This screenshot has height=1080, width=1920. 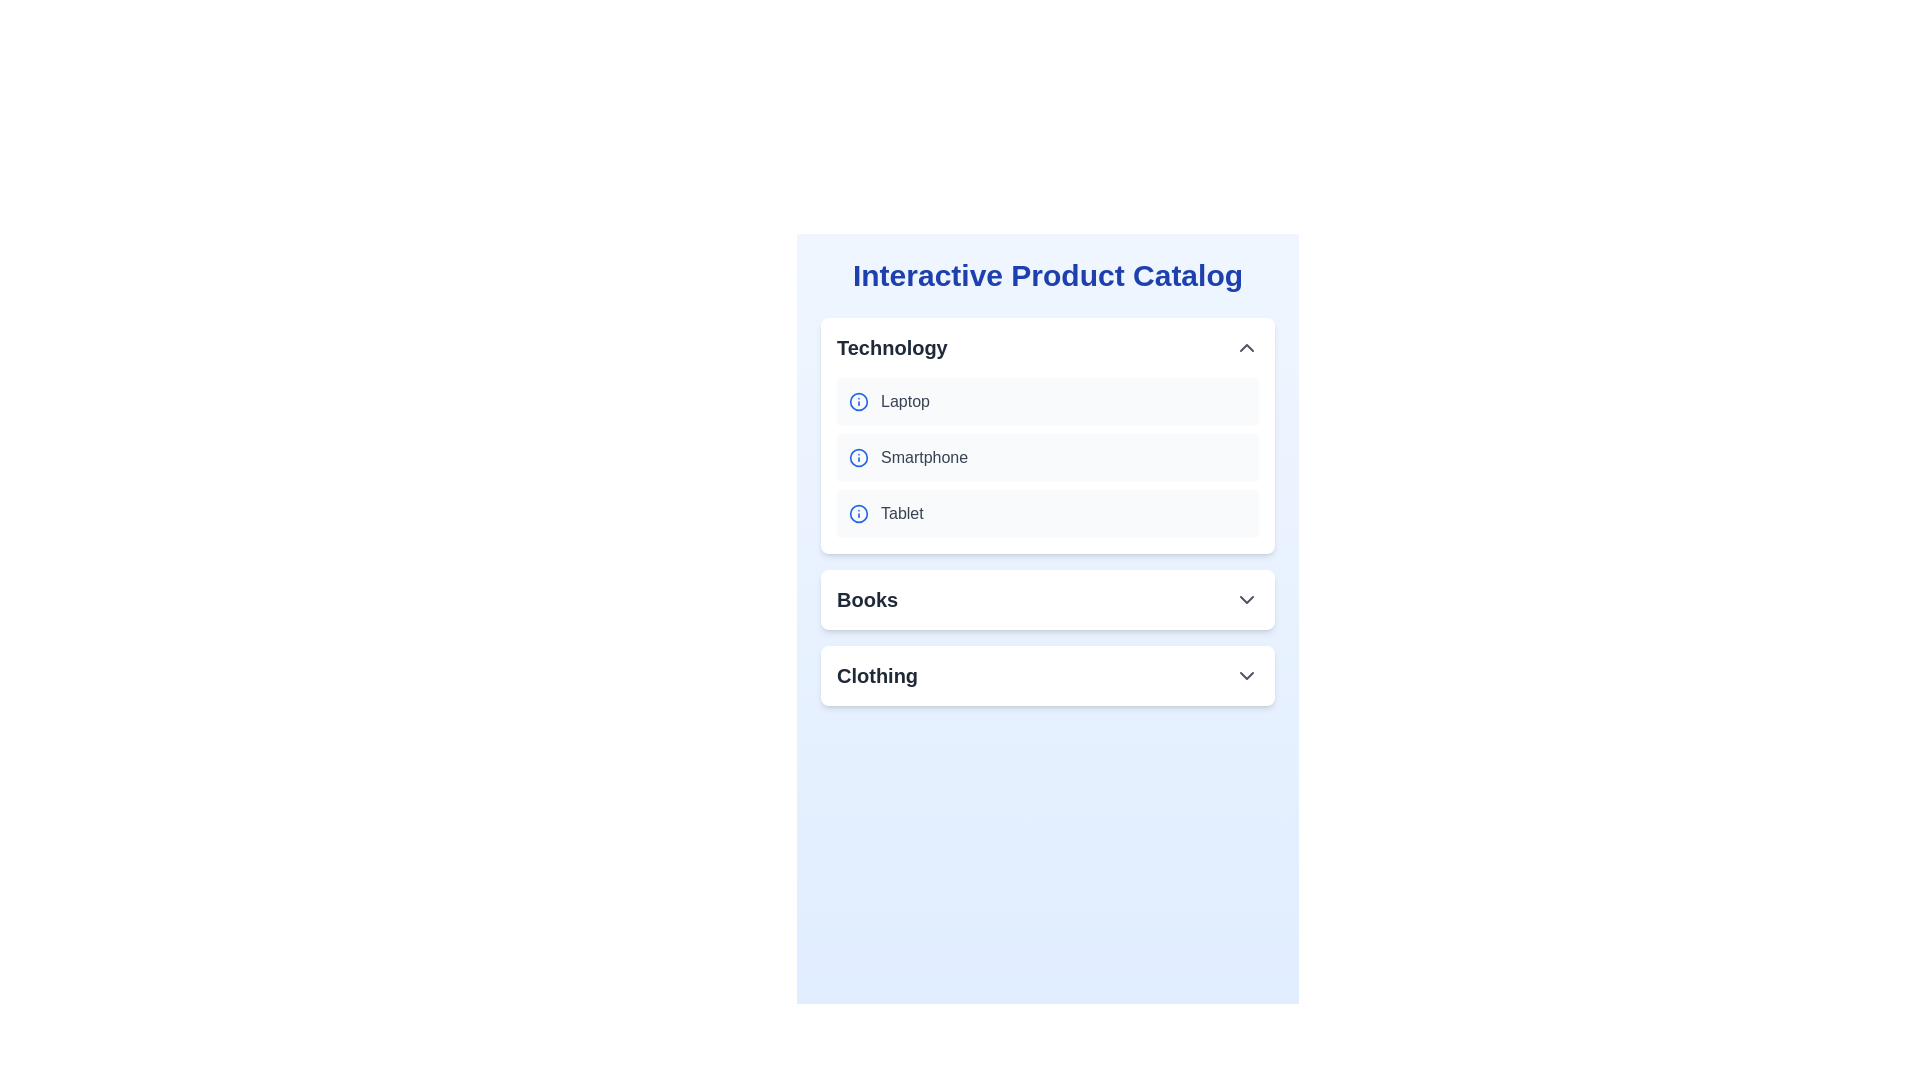 What do you see at coordinates (1046, 599) in the screenshot?
I see `the 'Books' category dropdown button` at bounding box center [1046, 599].